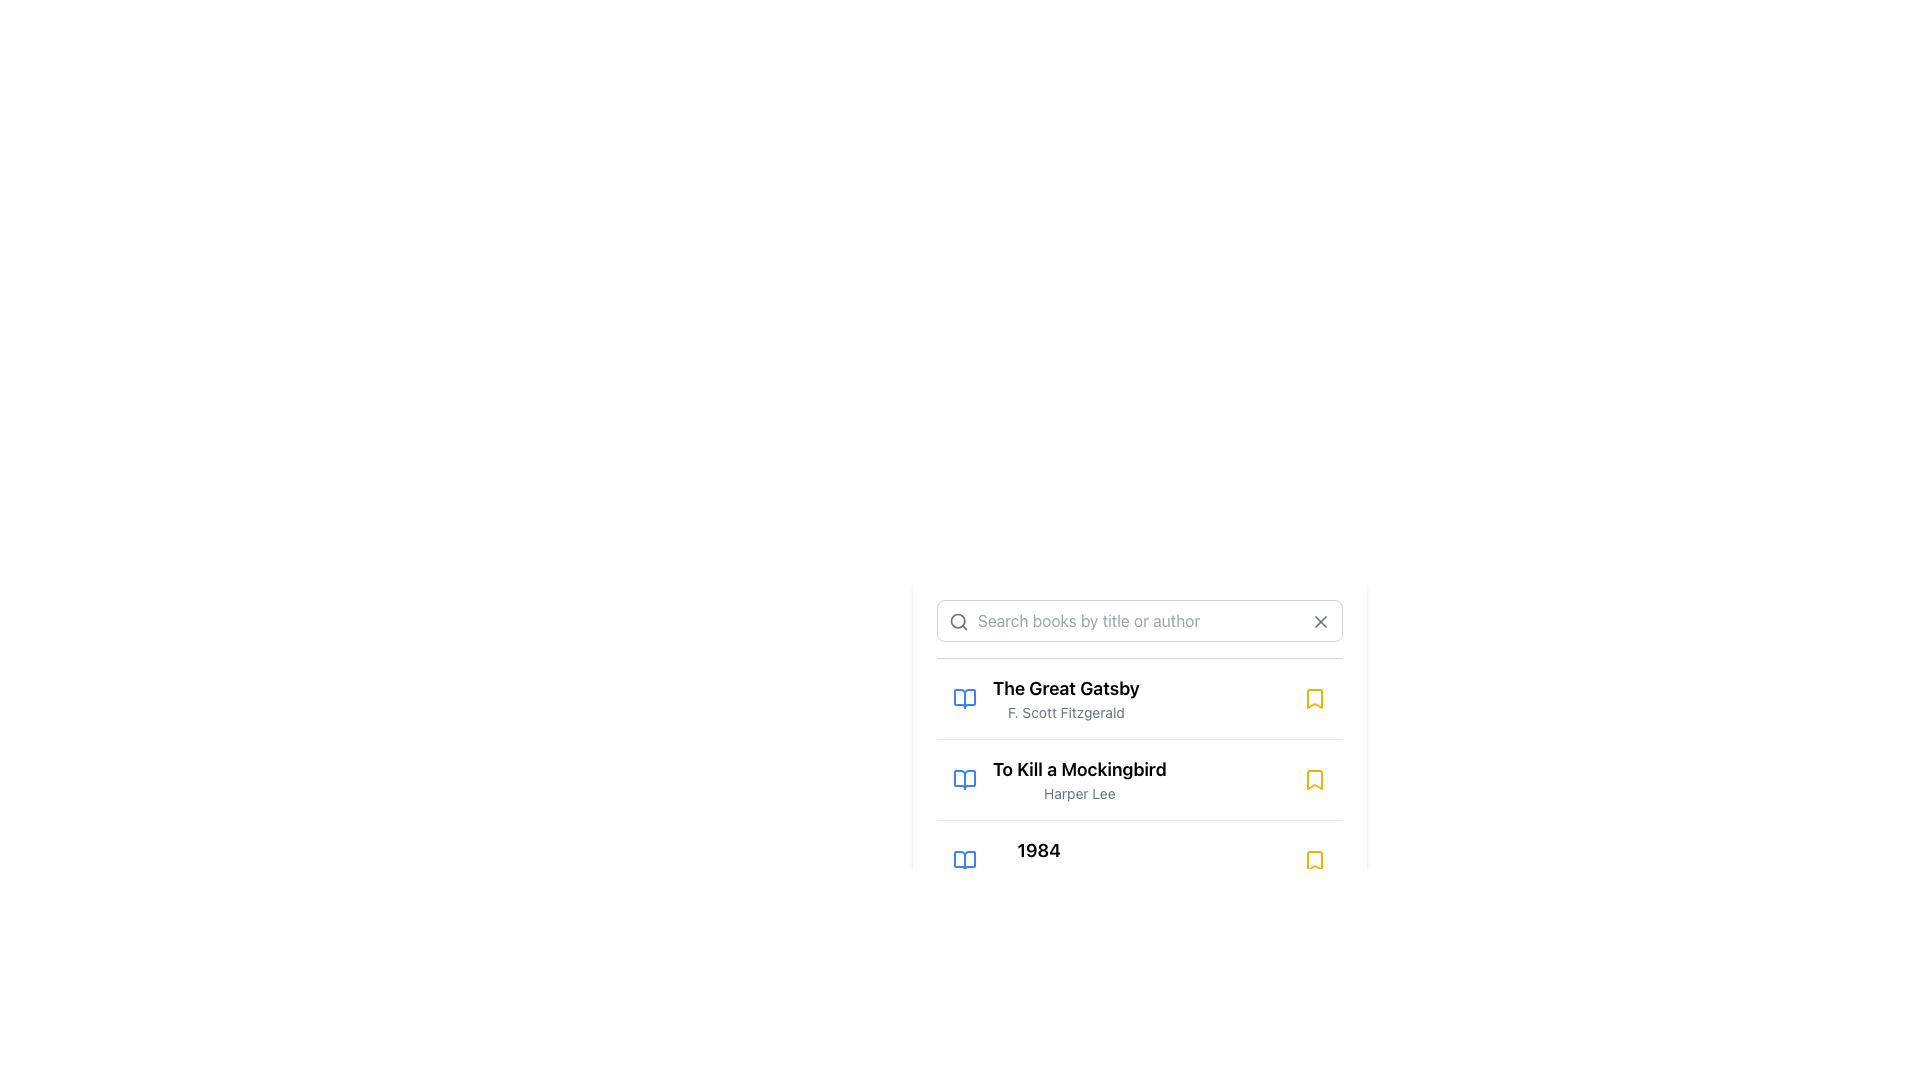  I want to click on the bookmark icon located on the far-right side of the list item for 'To Kill a Mockingbird', so click(1315, 778).